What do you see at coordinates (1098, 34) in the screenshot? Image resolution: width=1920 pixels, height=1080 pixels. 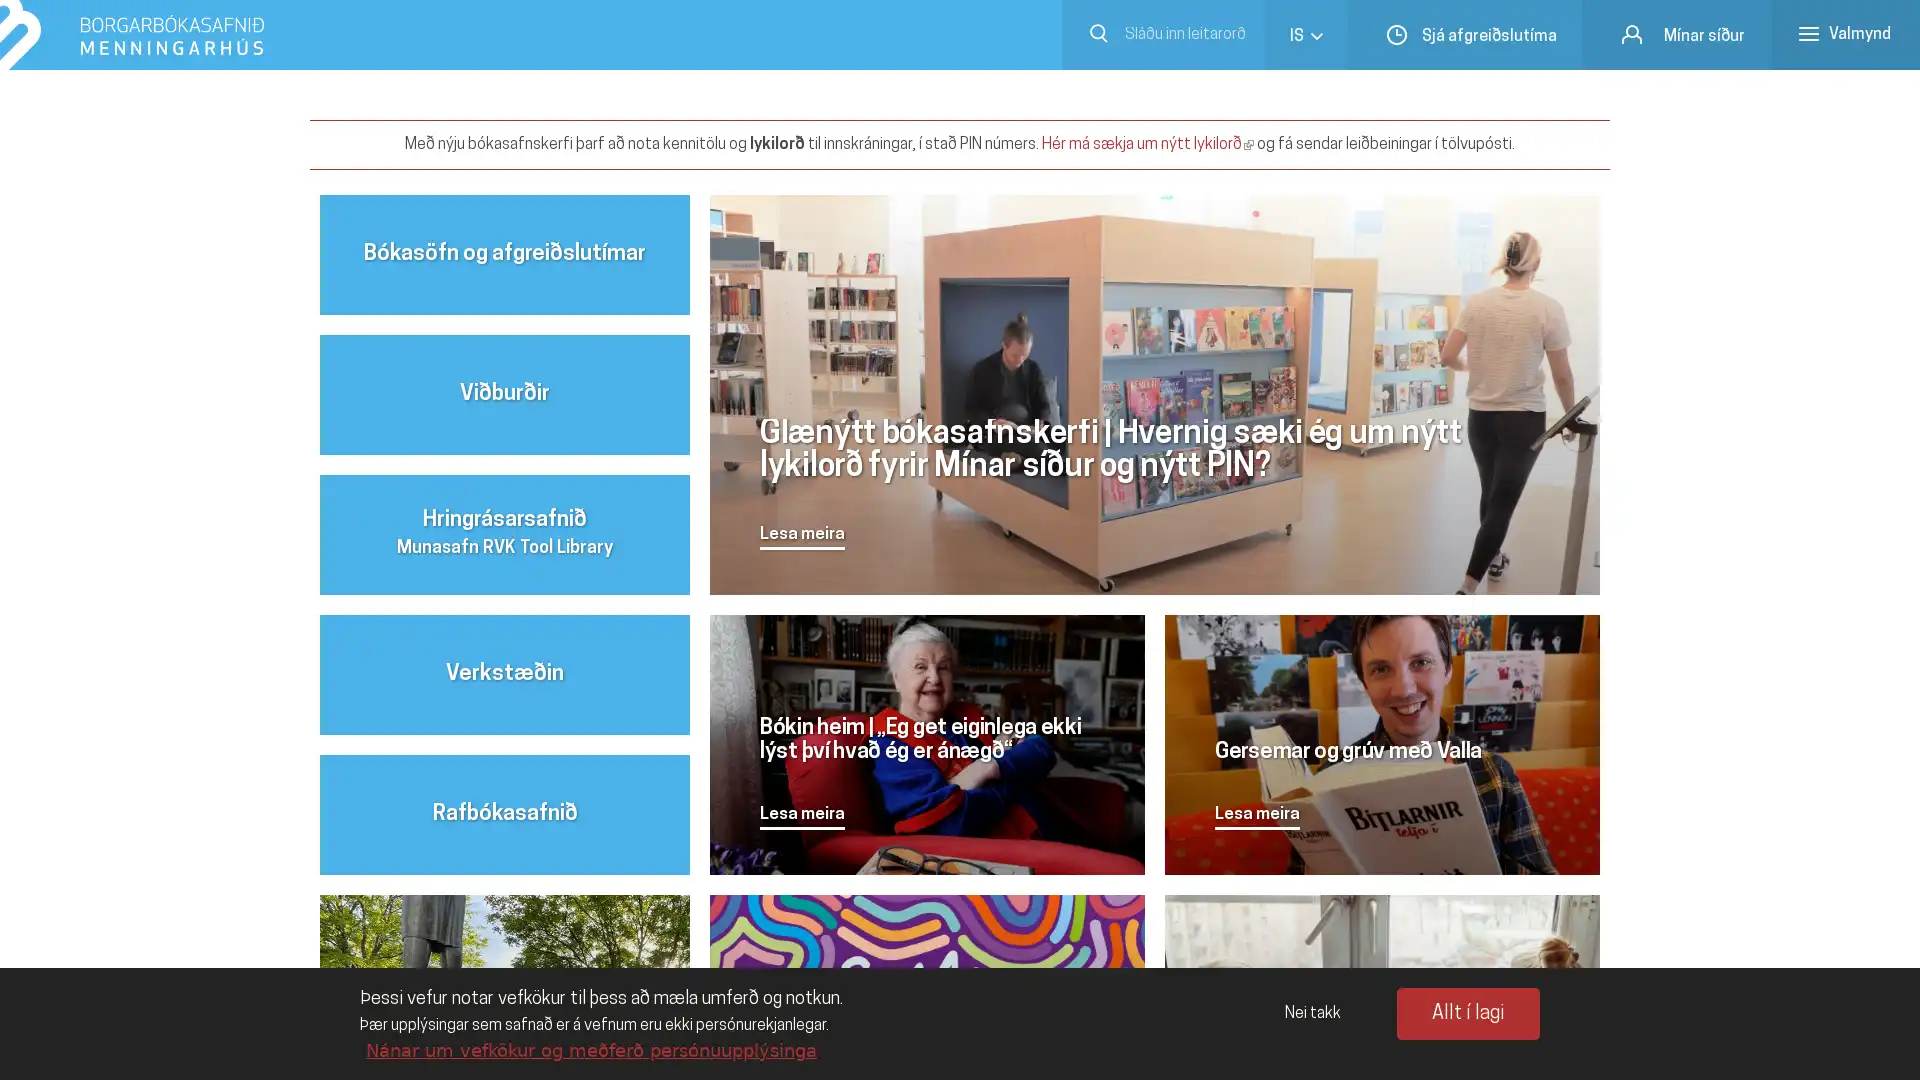 I see `Submit` at bounding box center [1098, 34].